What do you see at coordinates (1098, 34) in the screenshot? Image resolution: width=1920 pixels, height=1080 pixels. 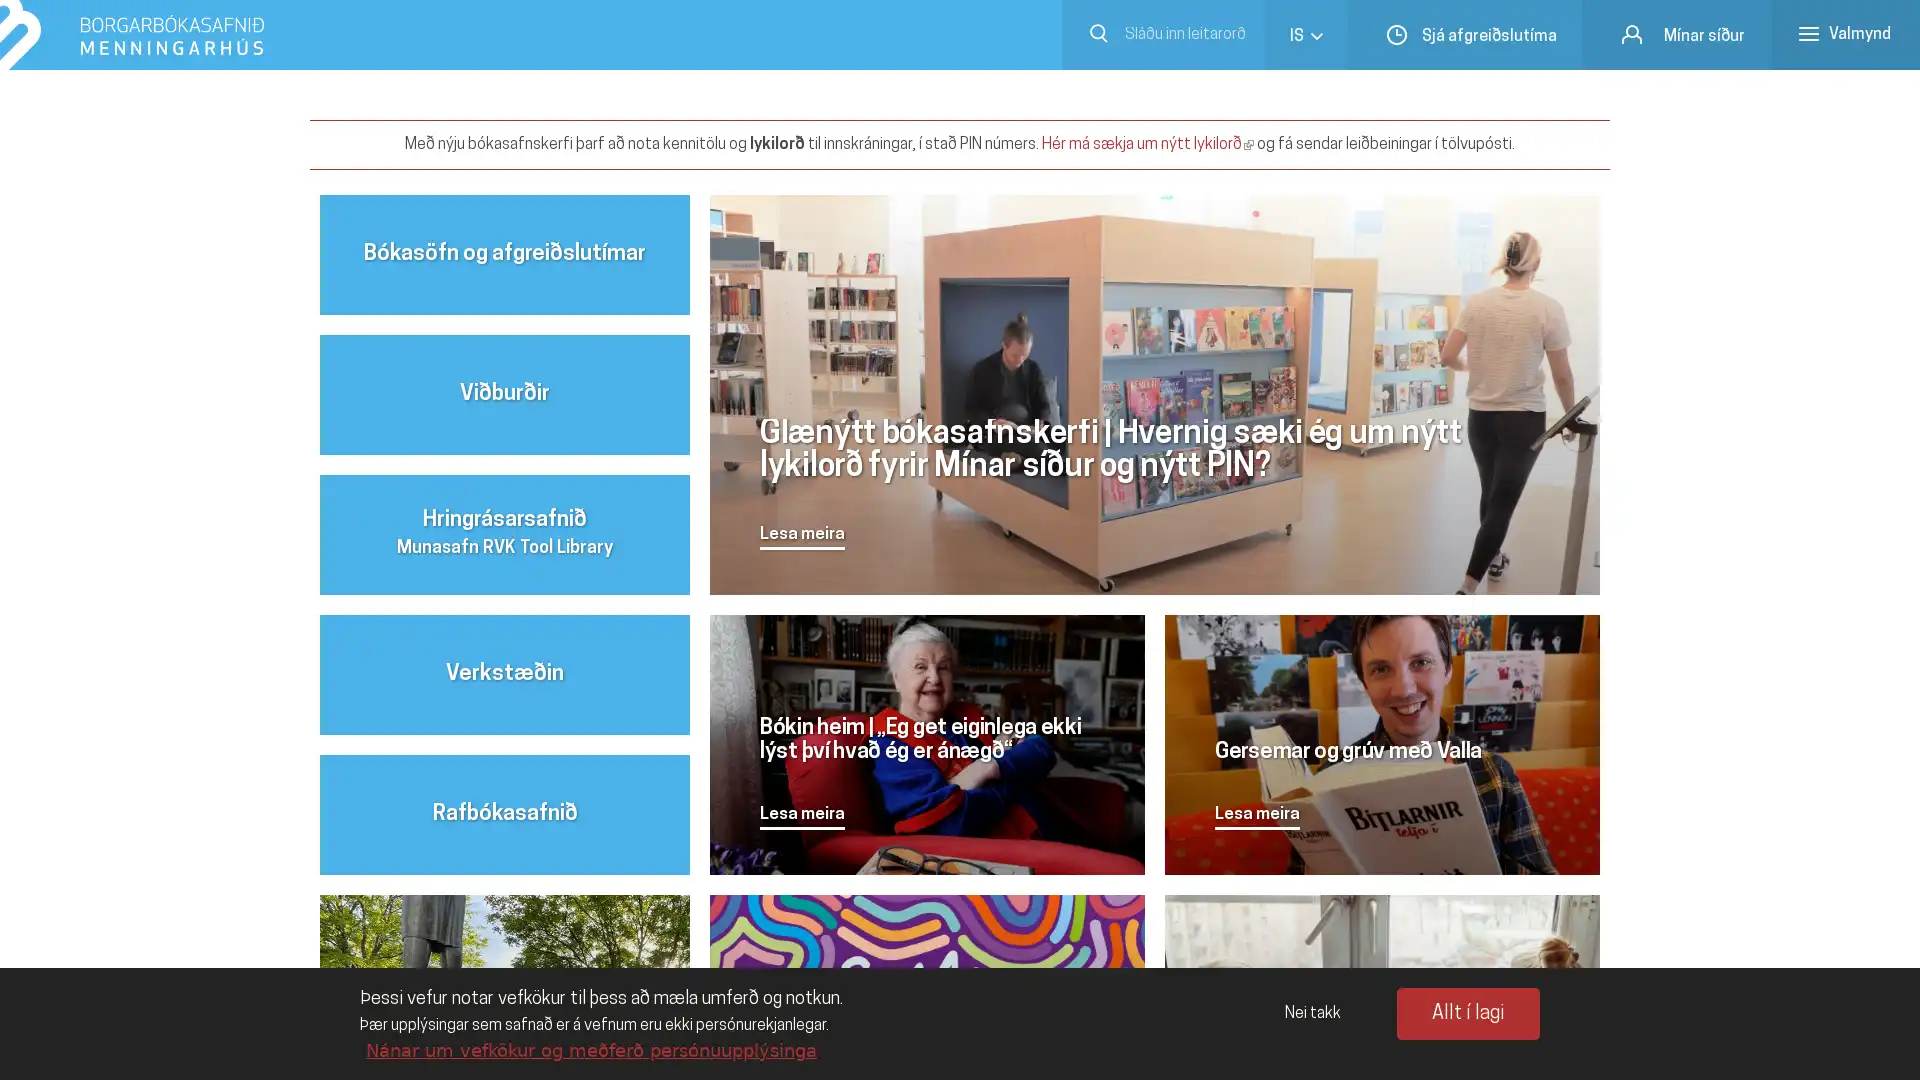 I see `Submit` at bounding box center [1098, 34].